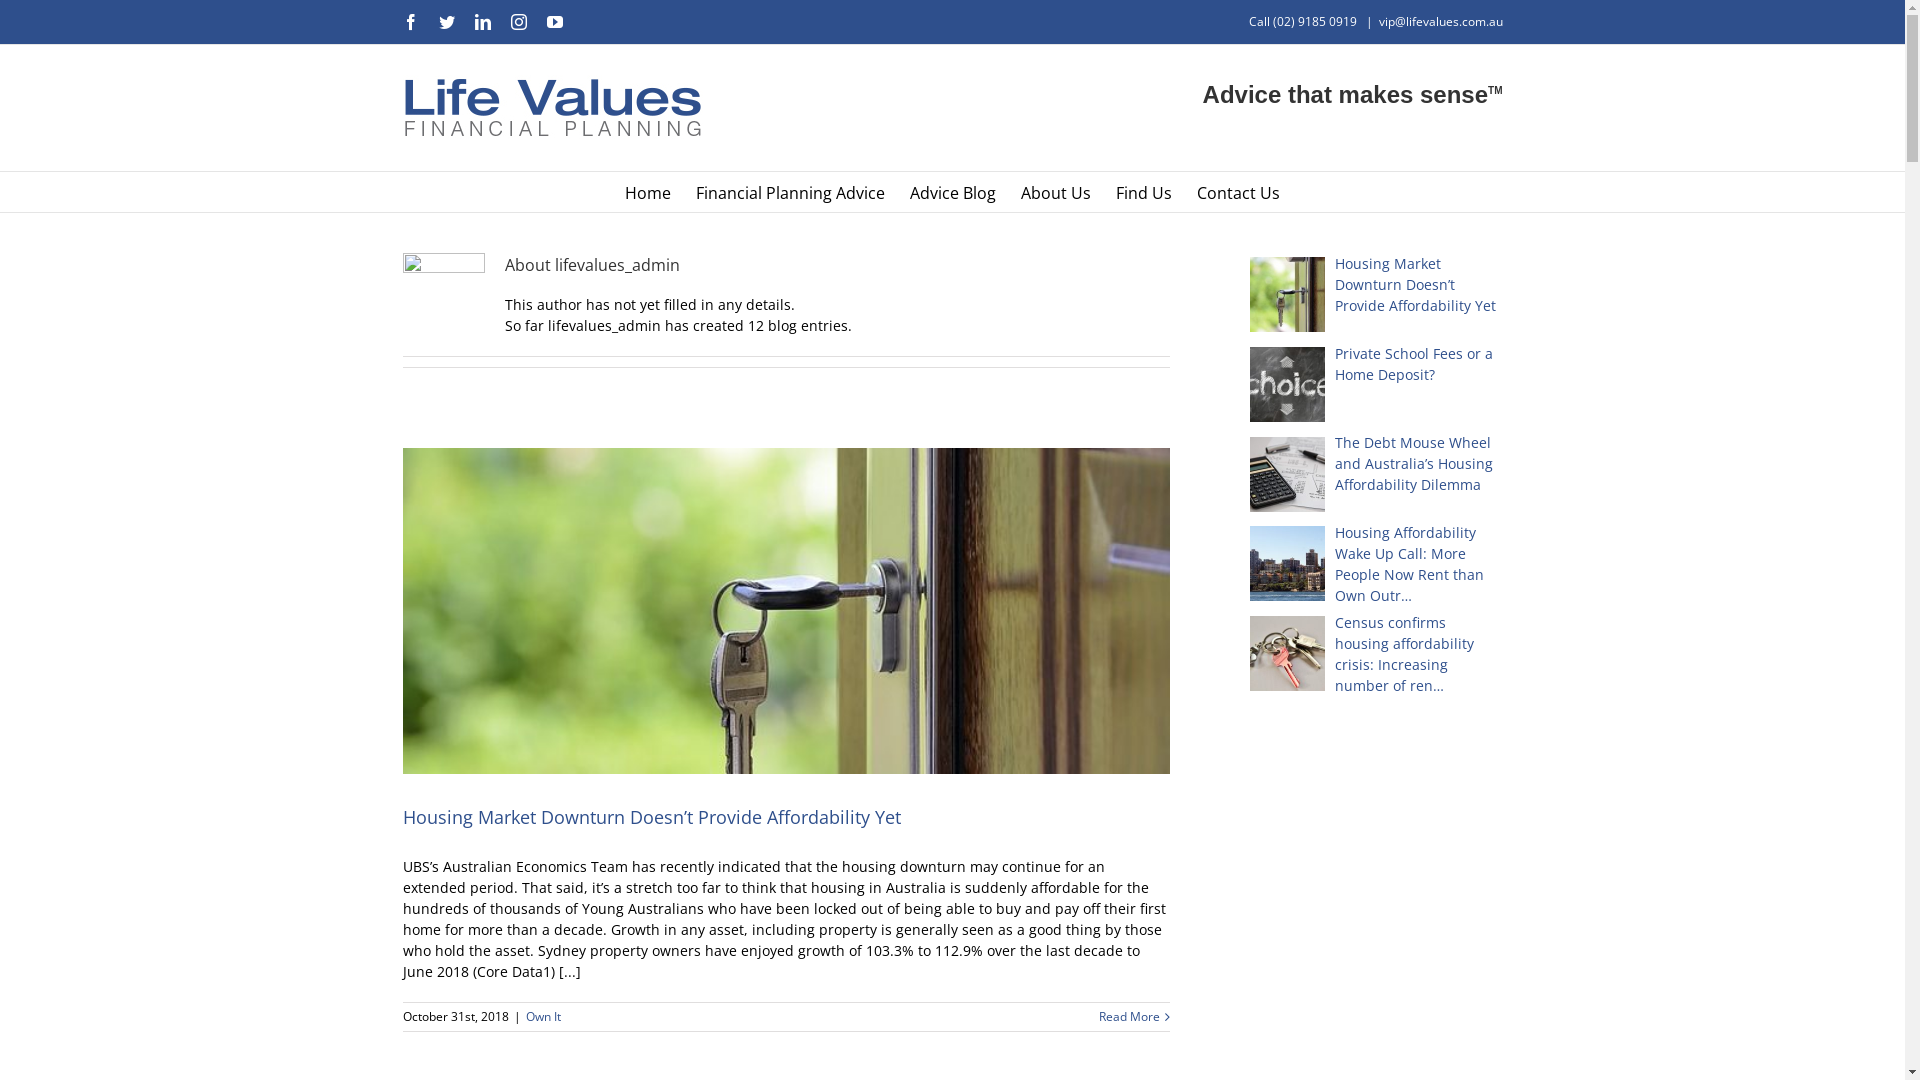 The height and width of the screenshot is (1080, 1920). What do you see at coordinates (543, 1016) in the screenshot?
I see `'Own It'` at bounding box center [543, 1016].